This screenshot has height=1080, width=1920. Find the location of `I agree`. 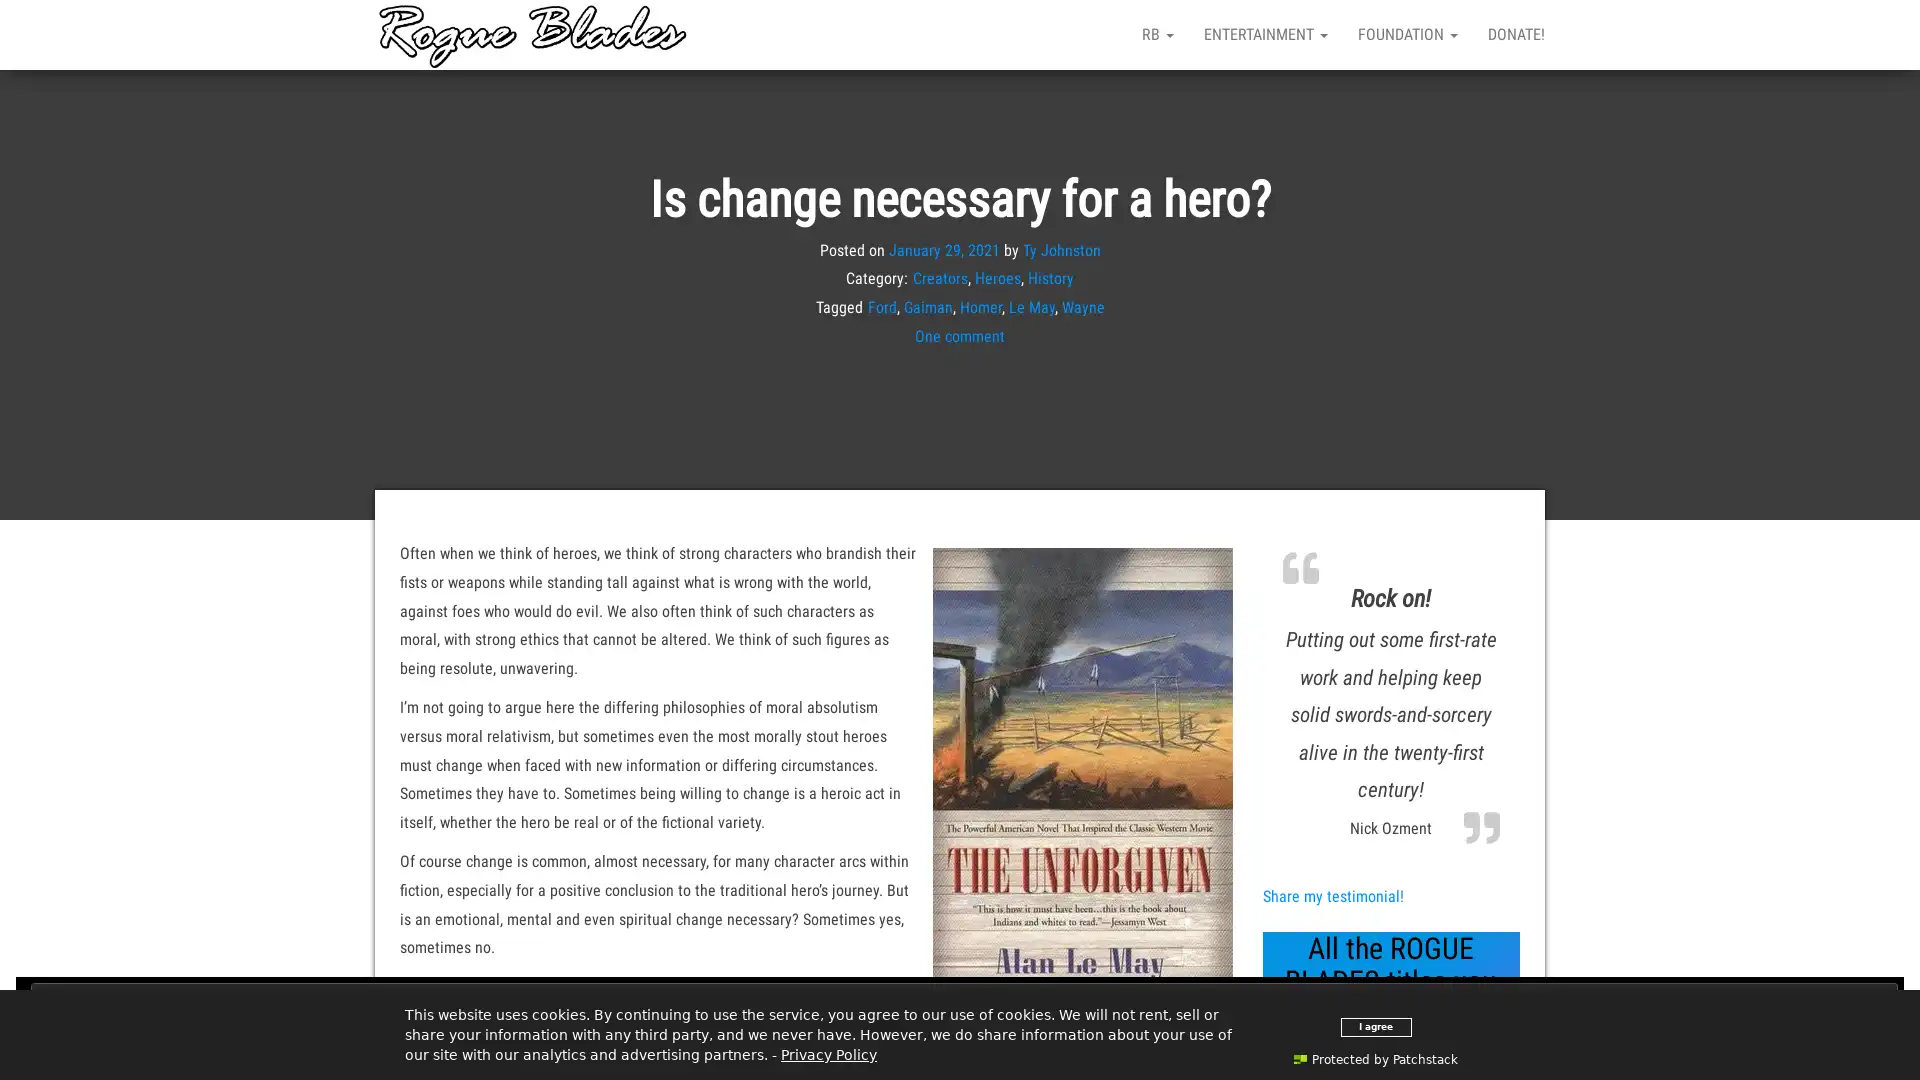

I agree is located at coordinates (1374, 1026).